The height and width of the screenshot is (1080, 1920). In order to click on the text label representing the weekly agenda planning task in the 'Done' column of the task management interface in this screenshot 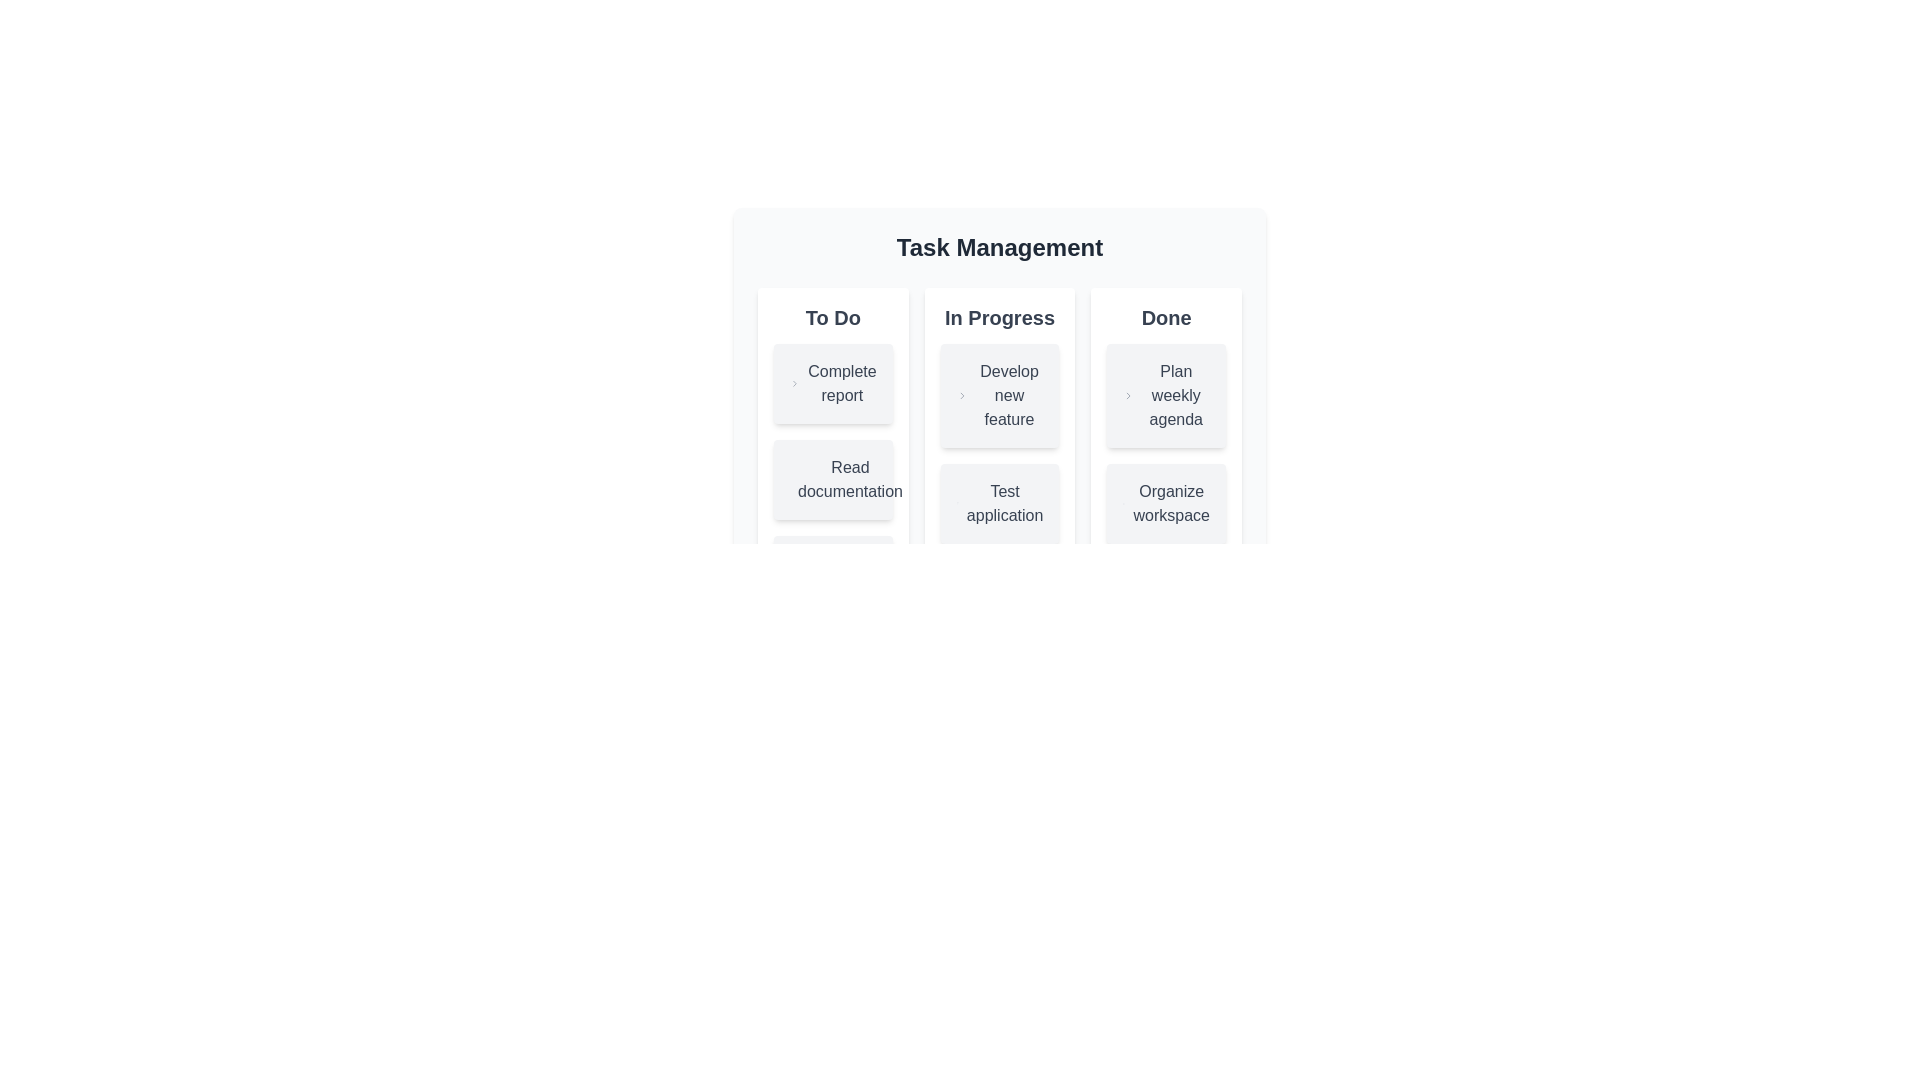, I will do `click(1176, 396)`.